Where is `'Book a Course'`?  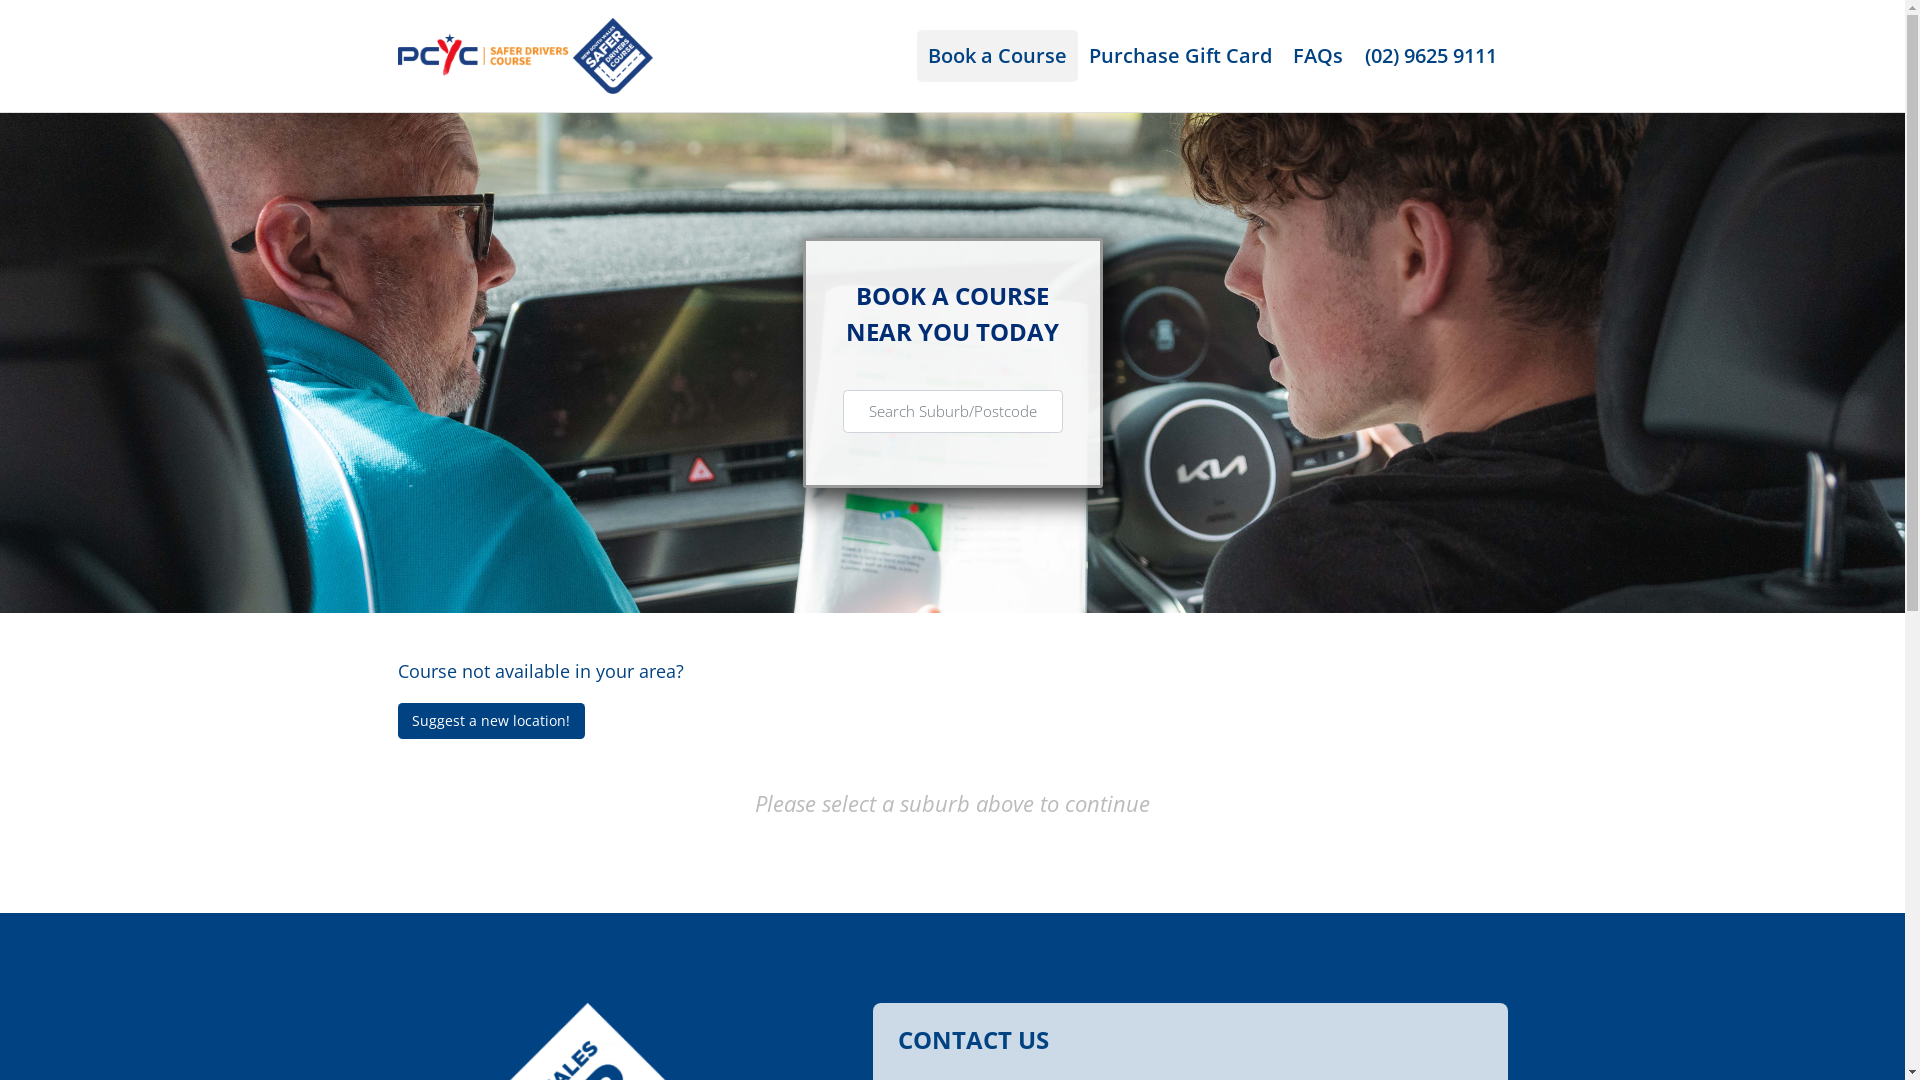
'Book a Course' is located at coordinates (997, 55).